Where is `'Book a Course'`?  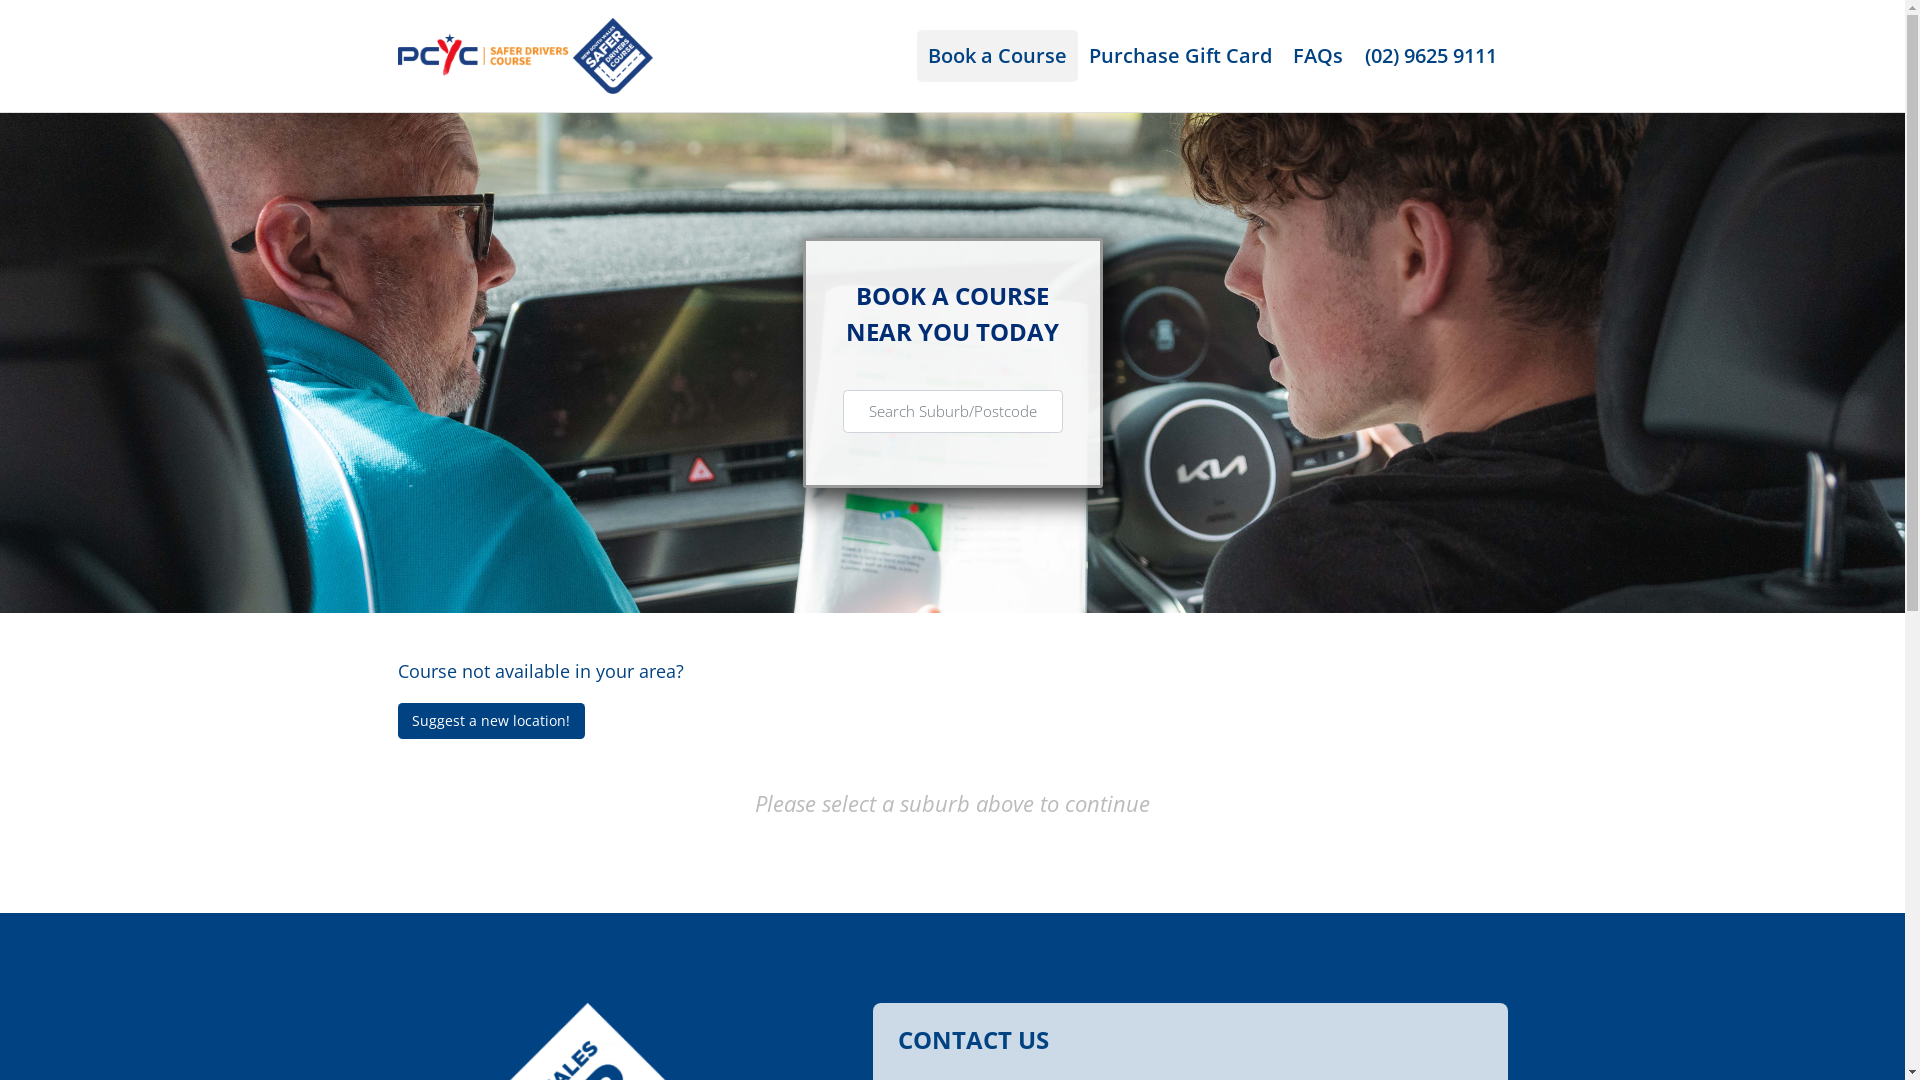
'Book a Course' is located at coordinates (997, 55).